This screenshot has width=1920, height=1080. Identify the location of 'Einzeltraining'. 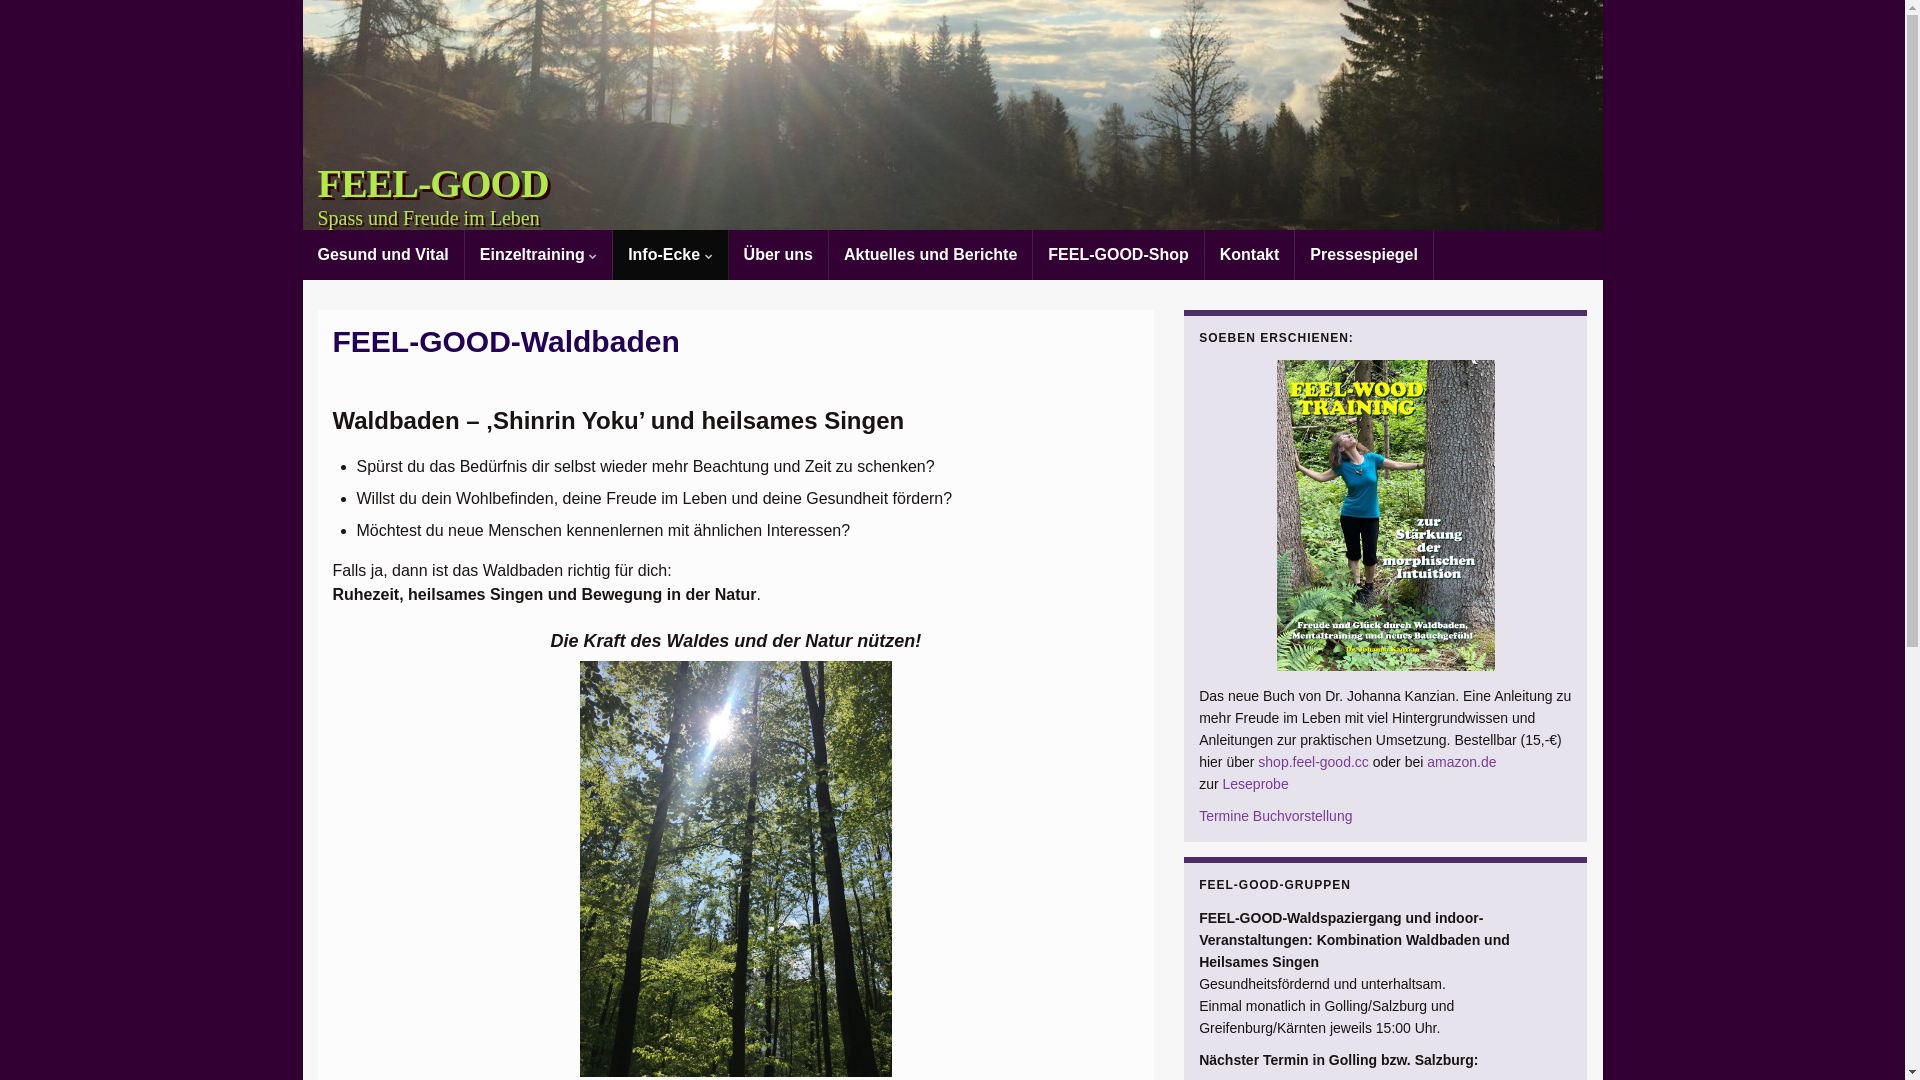
(538, 253).